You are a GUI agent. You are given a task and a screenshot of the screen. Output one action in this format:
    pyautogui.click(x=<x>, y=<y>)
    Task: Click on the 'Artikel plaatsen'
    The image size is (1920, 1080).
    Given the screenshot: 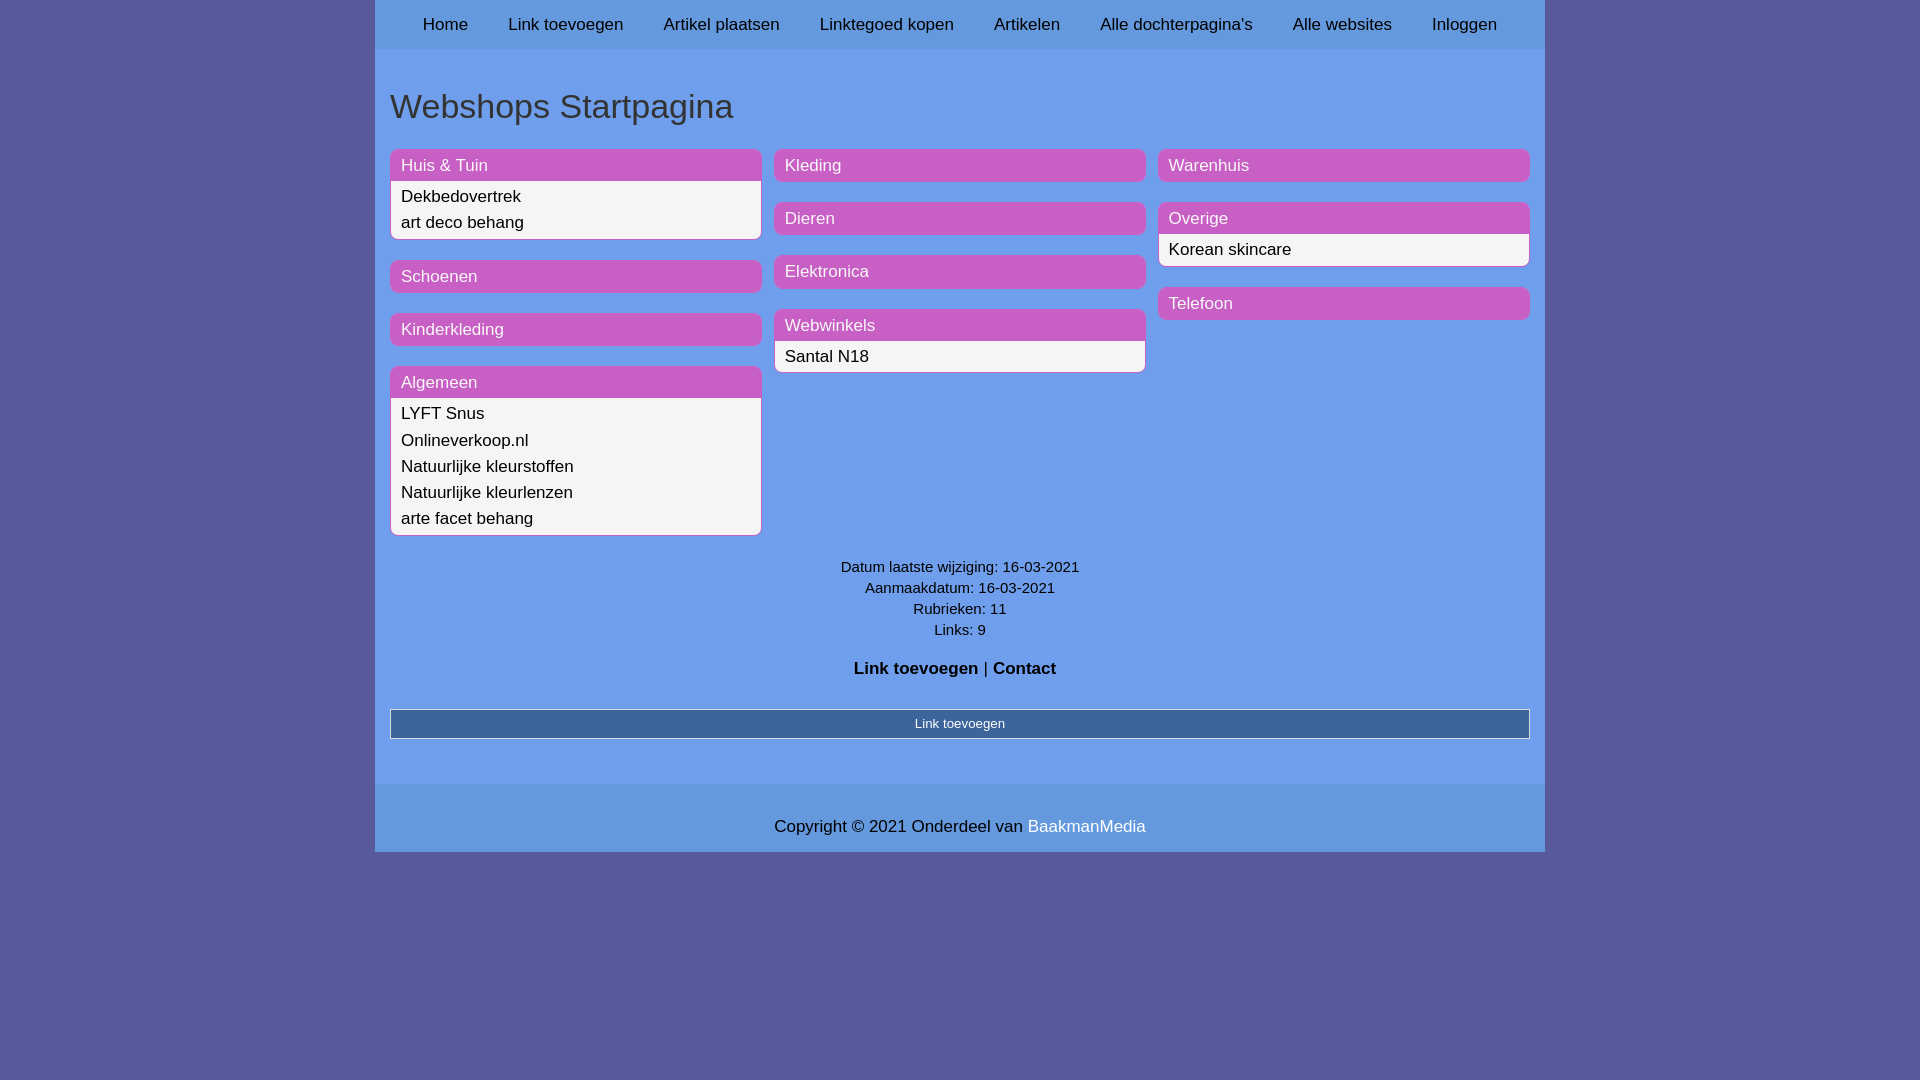 What is the action you would take?
    pyautogui.click(x=720, y=24)
    